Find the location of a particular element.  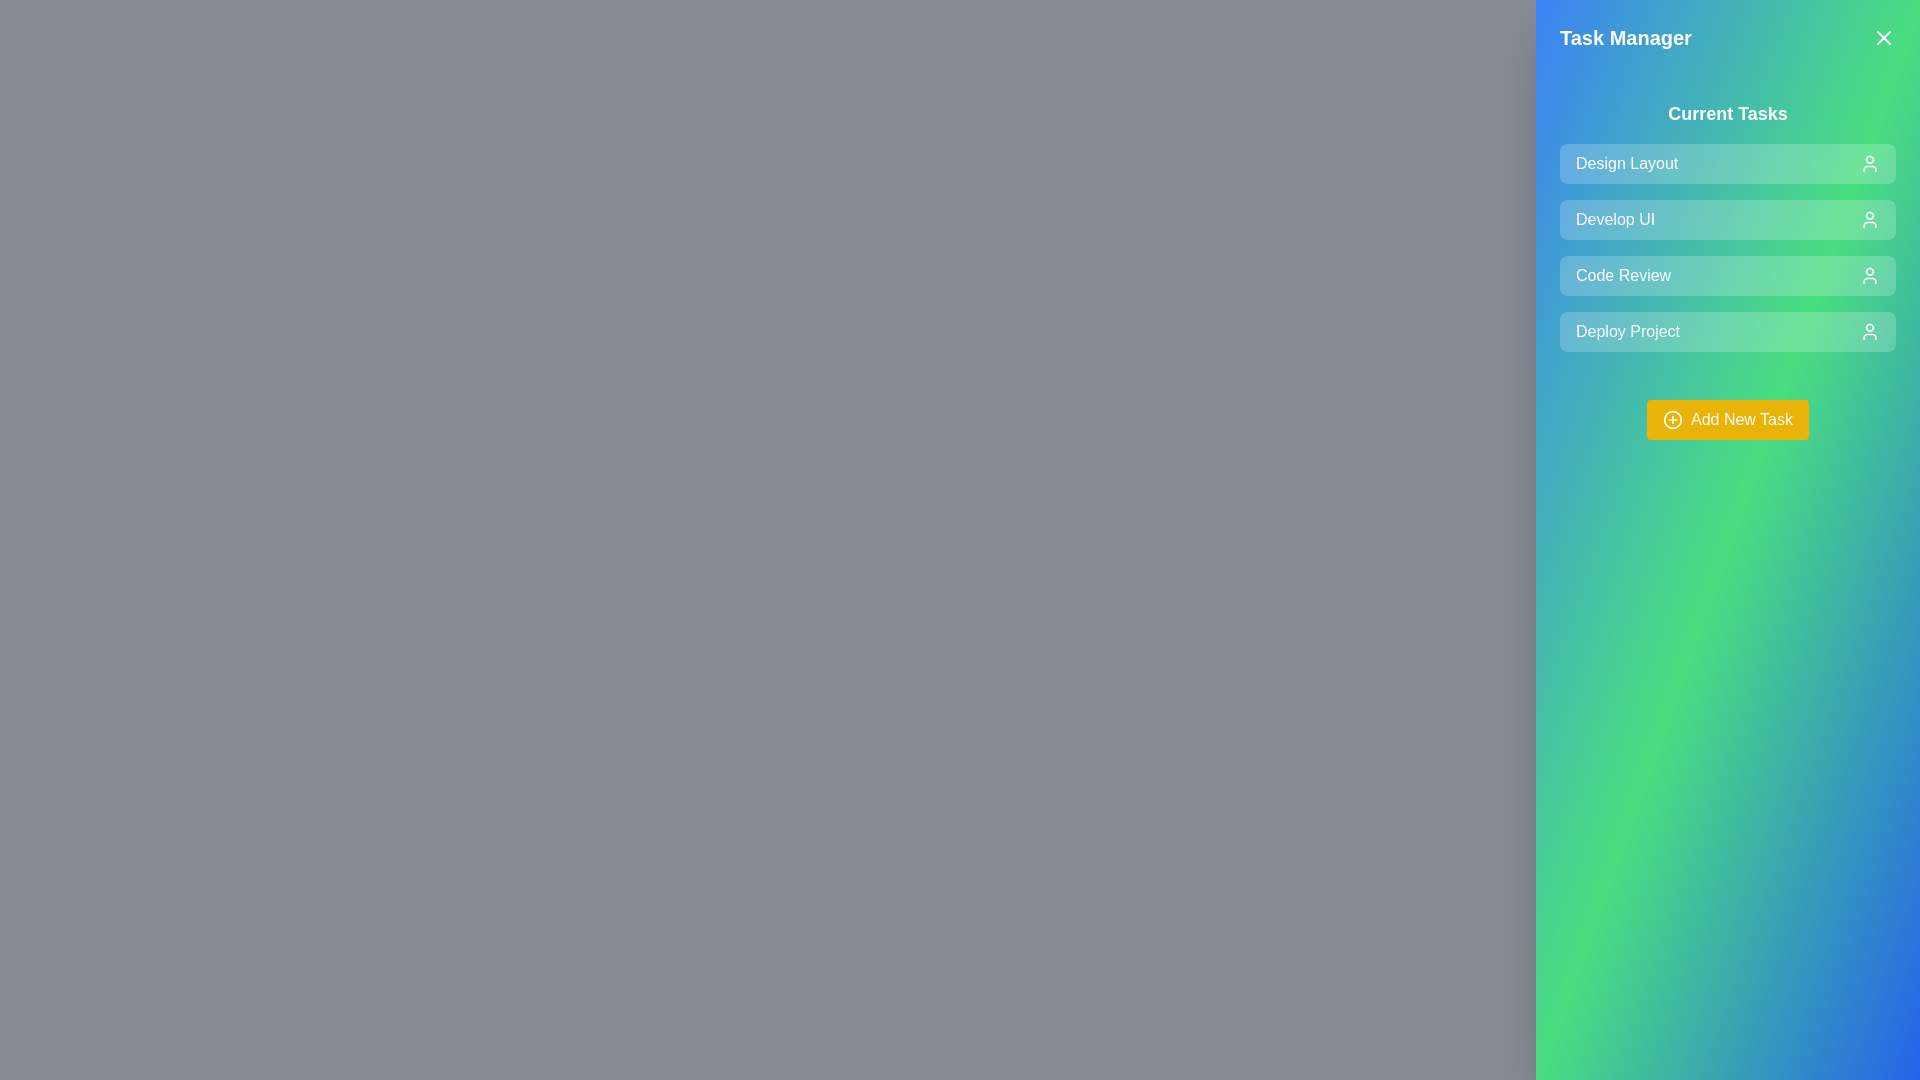

the SVG icon representing the close button in the top-right corner of the interface is located at coordinates (1882, 38).